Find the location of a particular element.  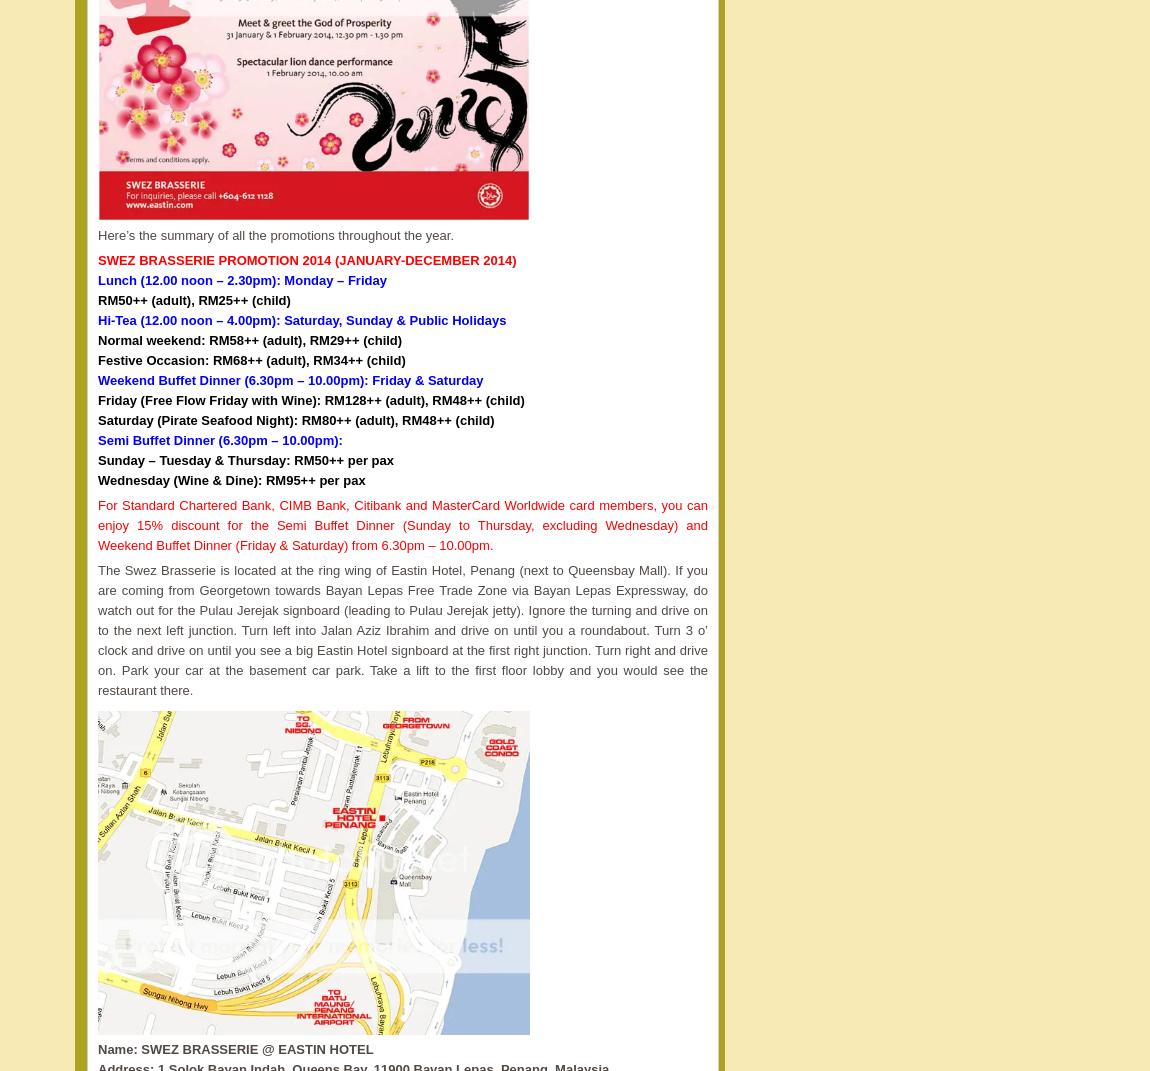

'Festive Occasion: RM68++ (adult), RM34++ (child)' is located at coordinates (250, 358).